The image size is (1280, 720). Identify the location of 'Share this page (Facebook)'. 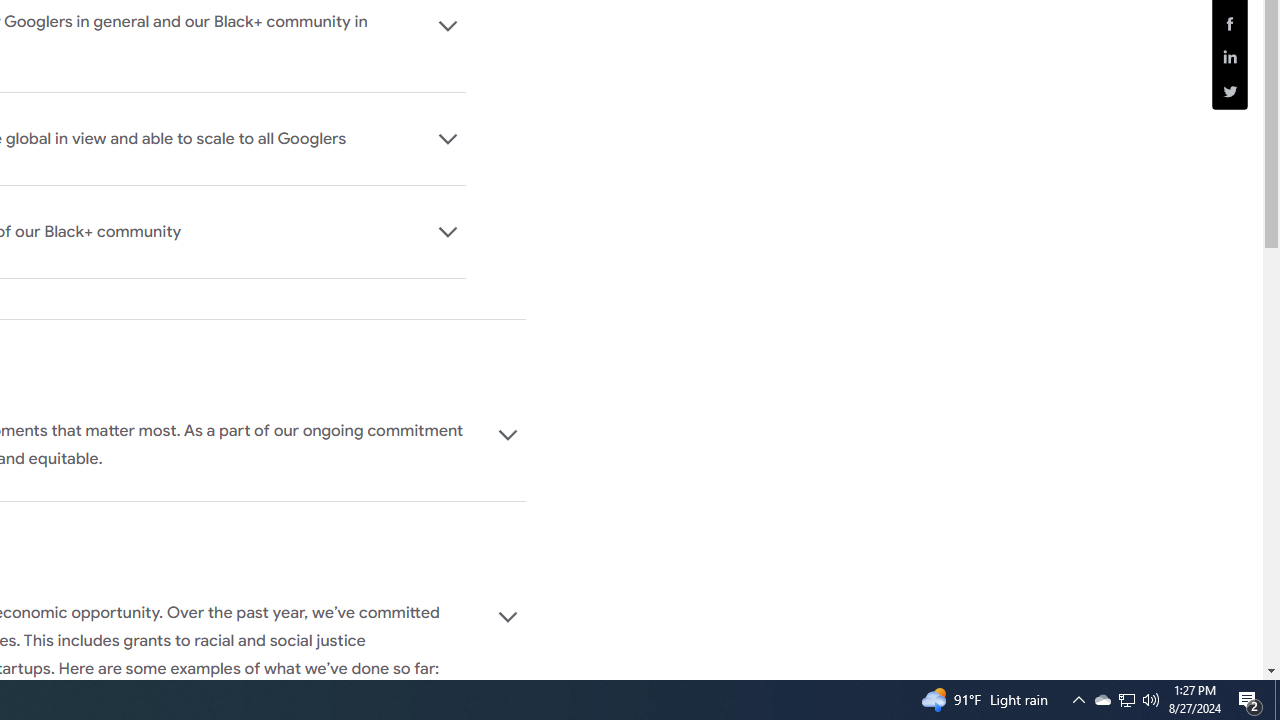
(1229, 23).